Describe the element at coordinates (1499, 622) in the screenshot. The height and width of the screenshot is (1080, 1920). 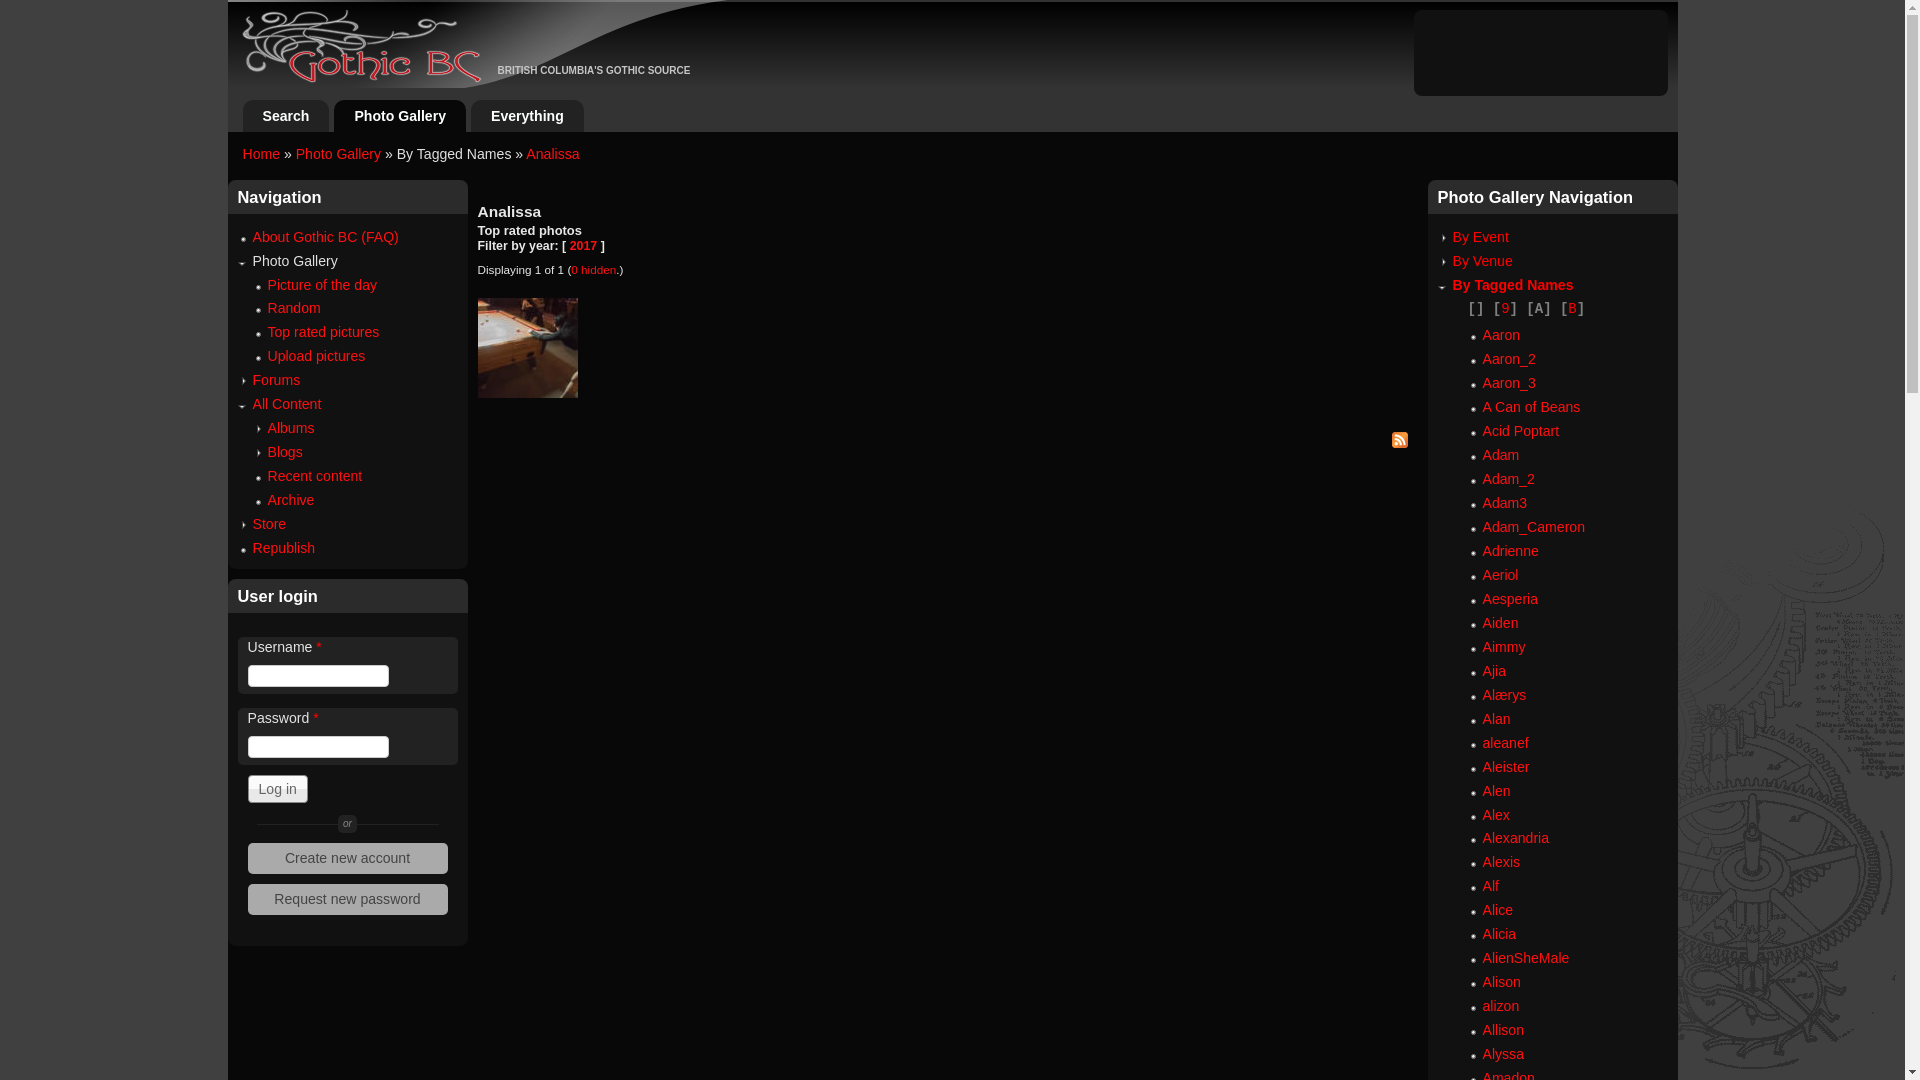
I see `'Aiden'` at that location.